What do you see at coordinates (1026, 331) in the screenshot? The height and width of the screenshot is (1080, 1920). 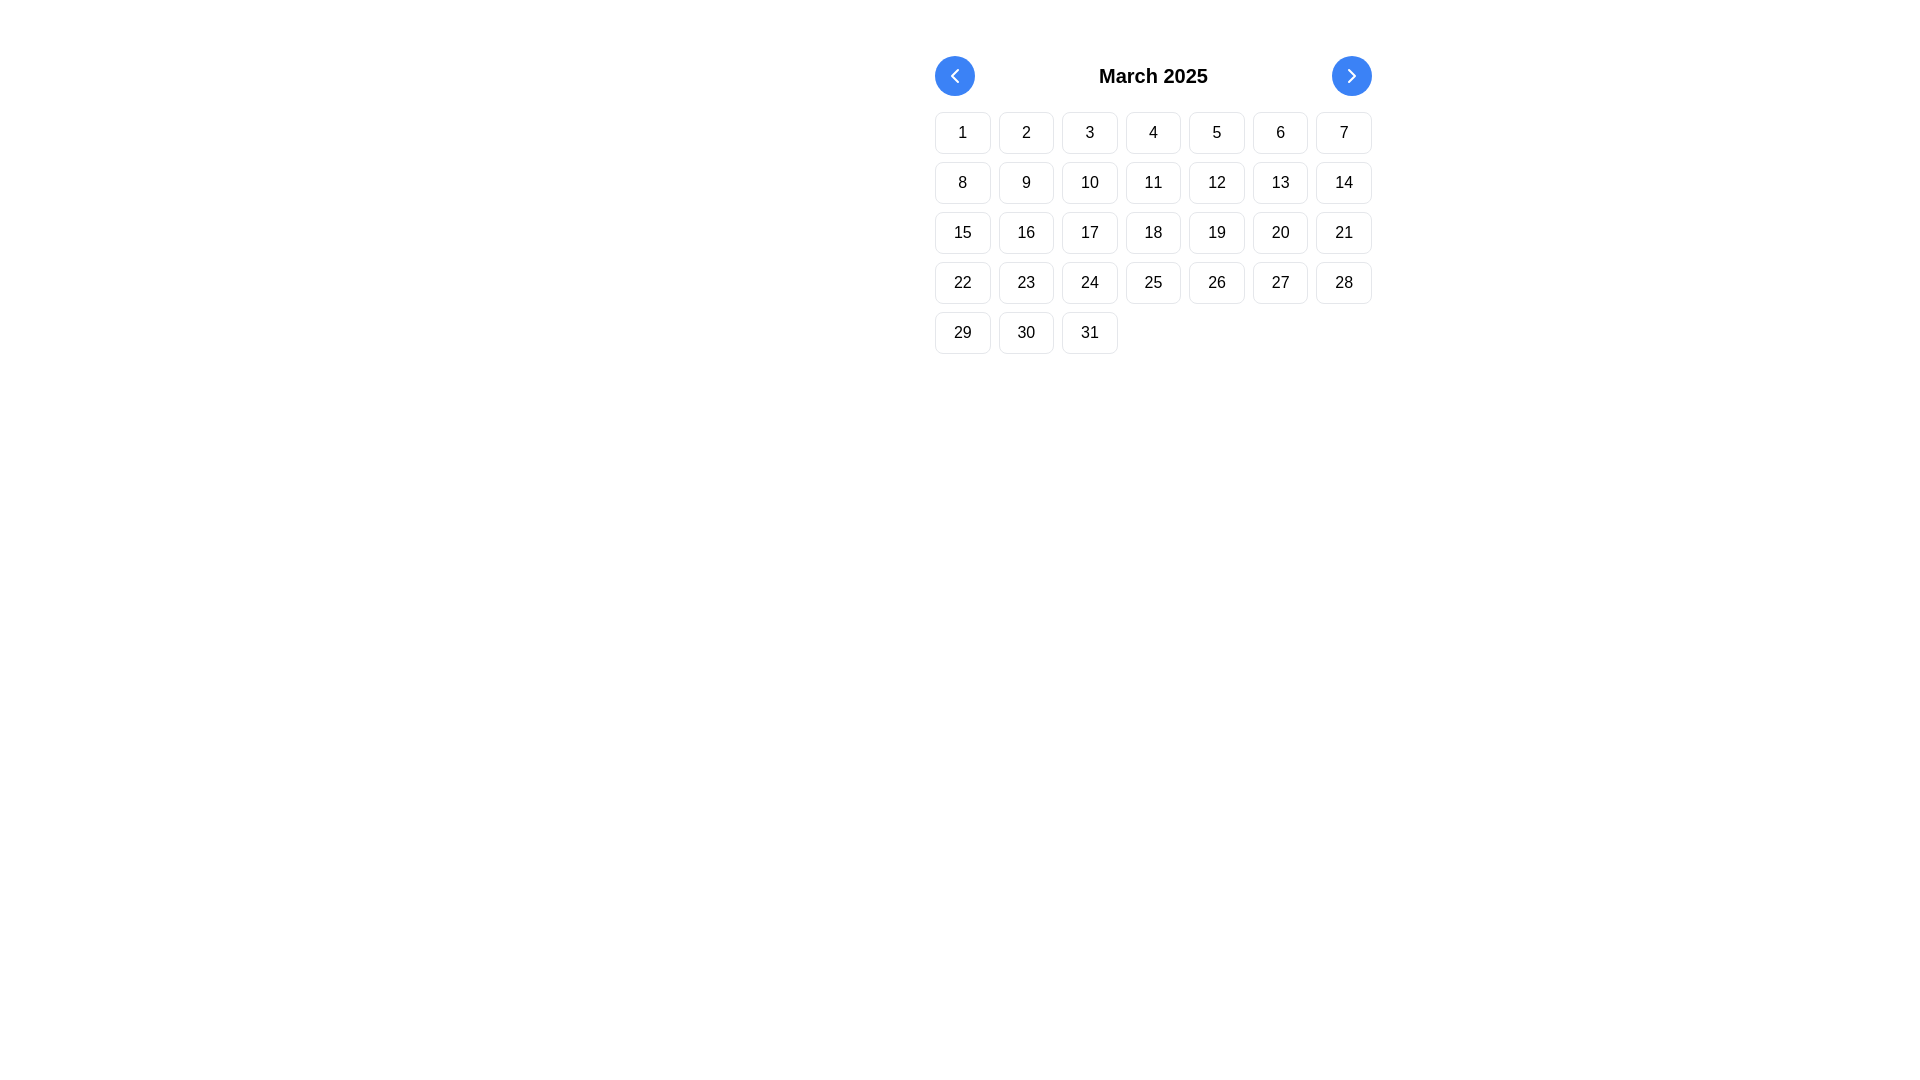 I see `the date selection button for the date '30' in the calendar grid, which is the sixth item in the fifth row, located between '29' and '31'` at bounding box center [1026, 331].